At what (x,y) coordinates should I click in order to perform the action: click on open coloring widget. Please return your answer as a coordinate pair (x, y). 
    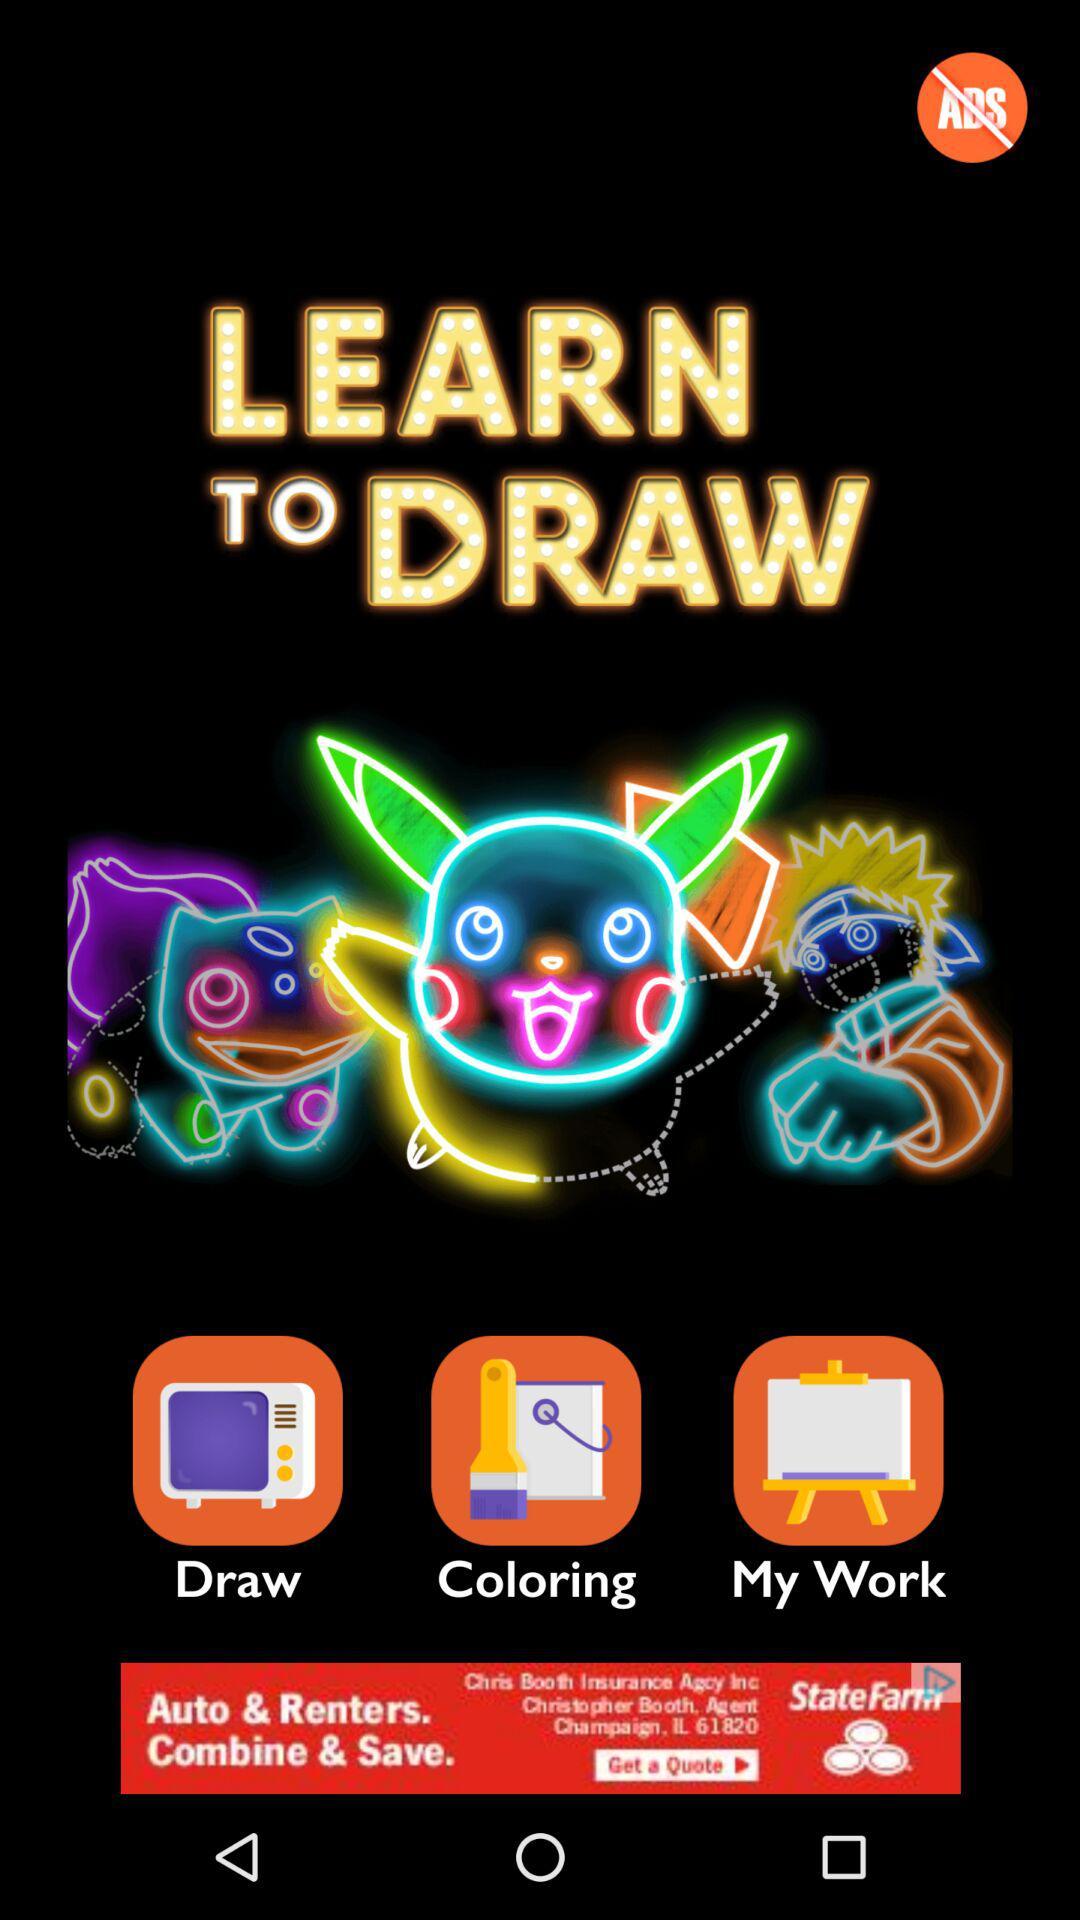
    Looking at the image, I should click on (535, 1441).